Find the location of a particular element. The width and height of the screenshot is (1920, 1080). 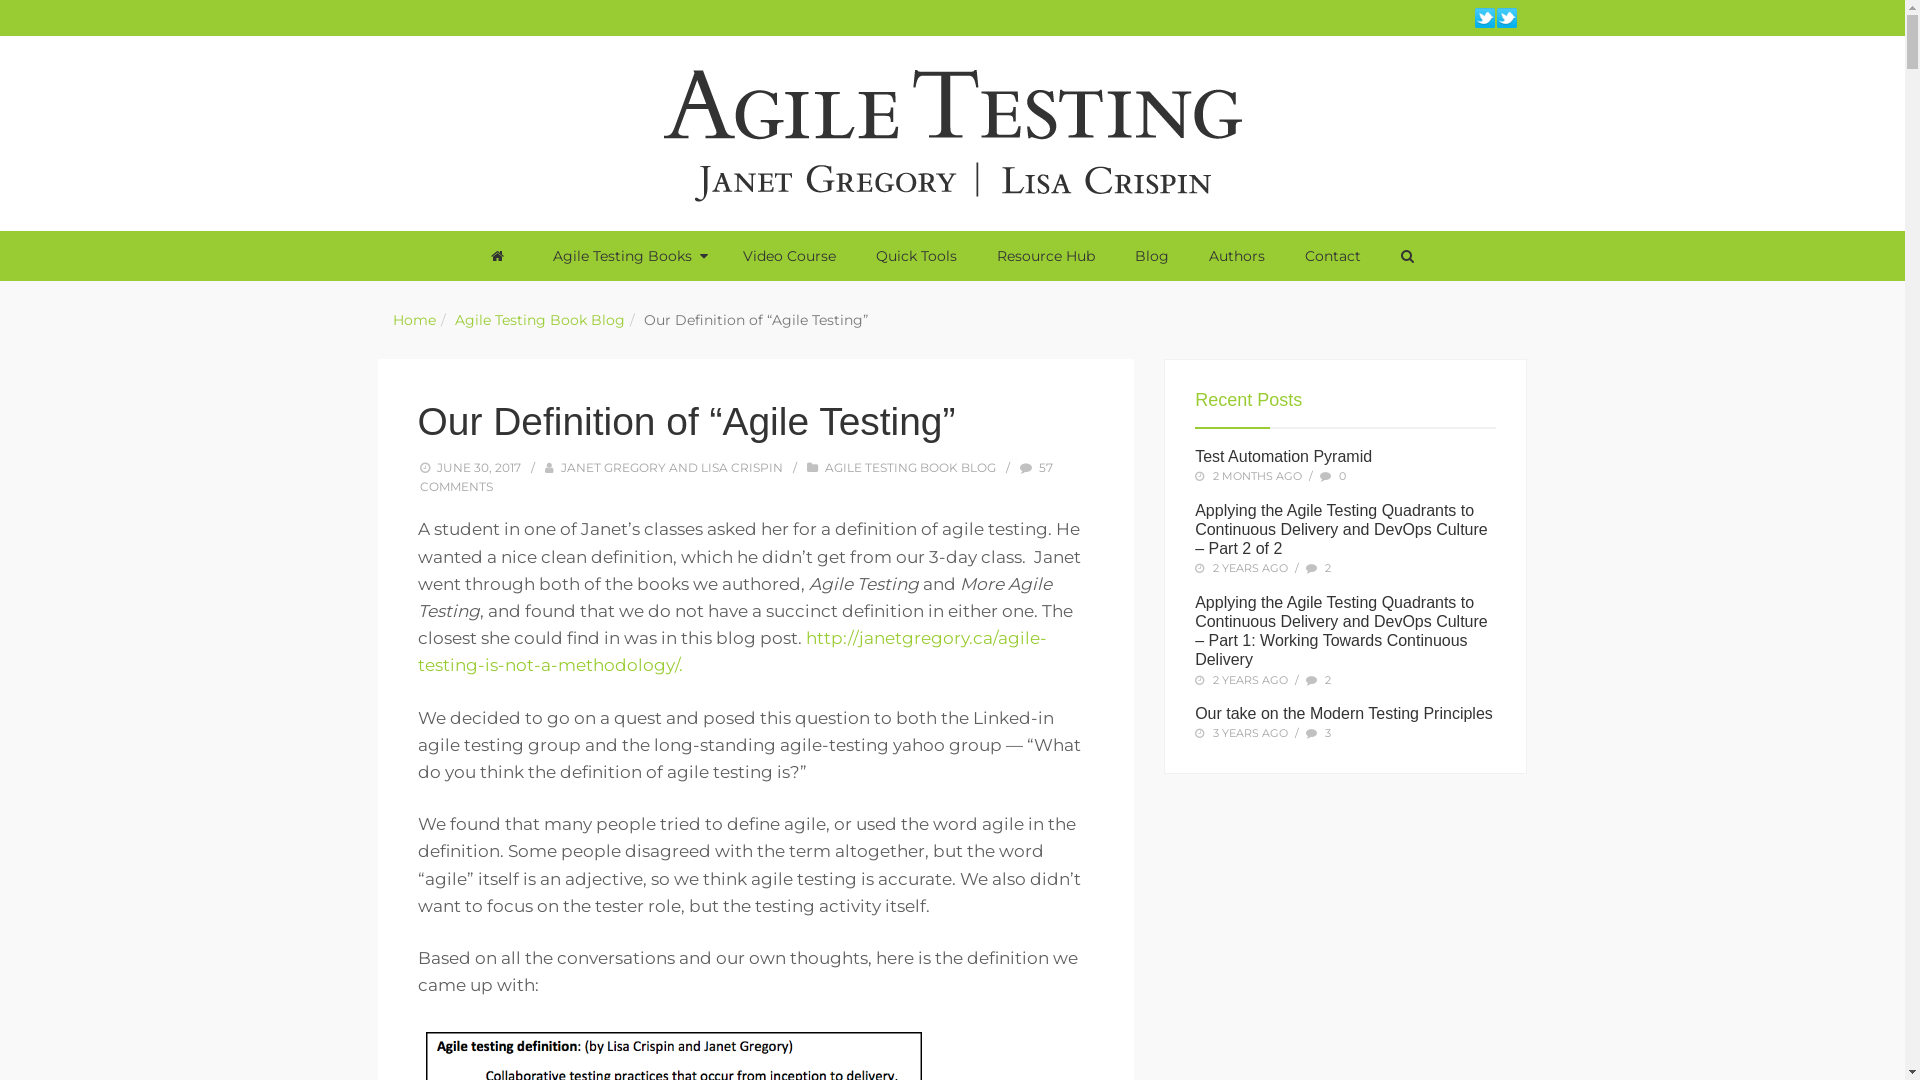

'Resource Hub' is located at coordinates (975, 254).